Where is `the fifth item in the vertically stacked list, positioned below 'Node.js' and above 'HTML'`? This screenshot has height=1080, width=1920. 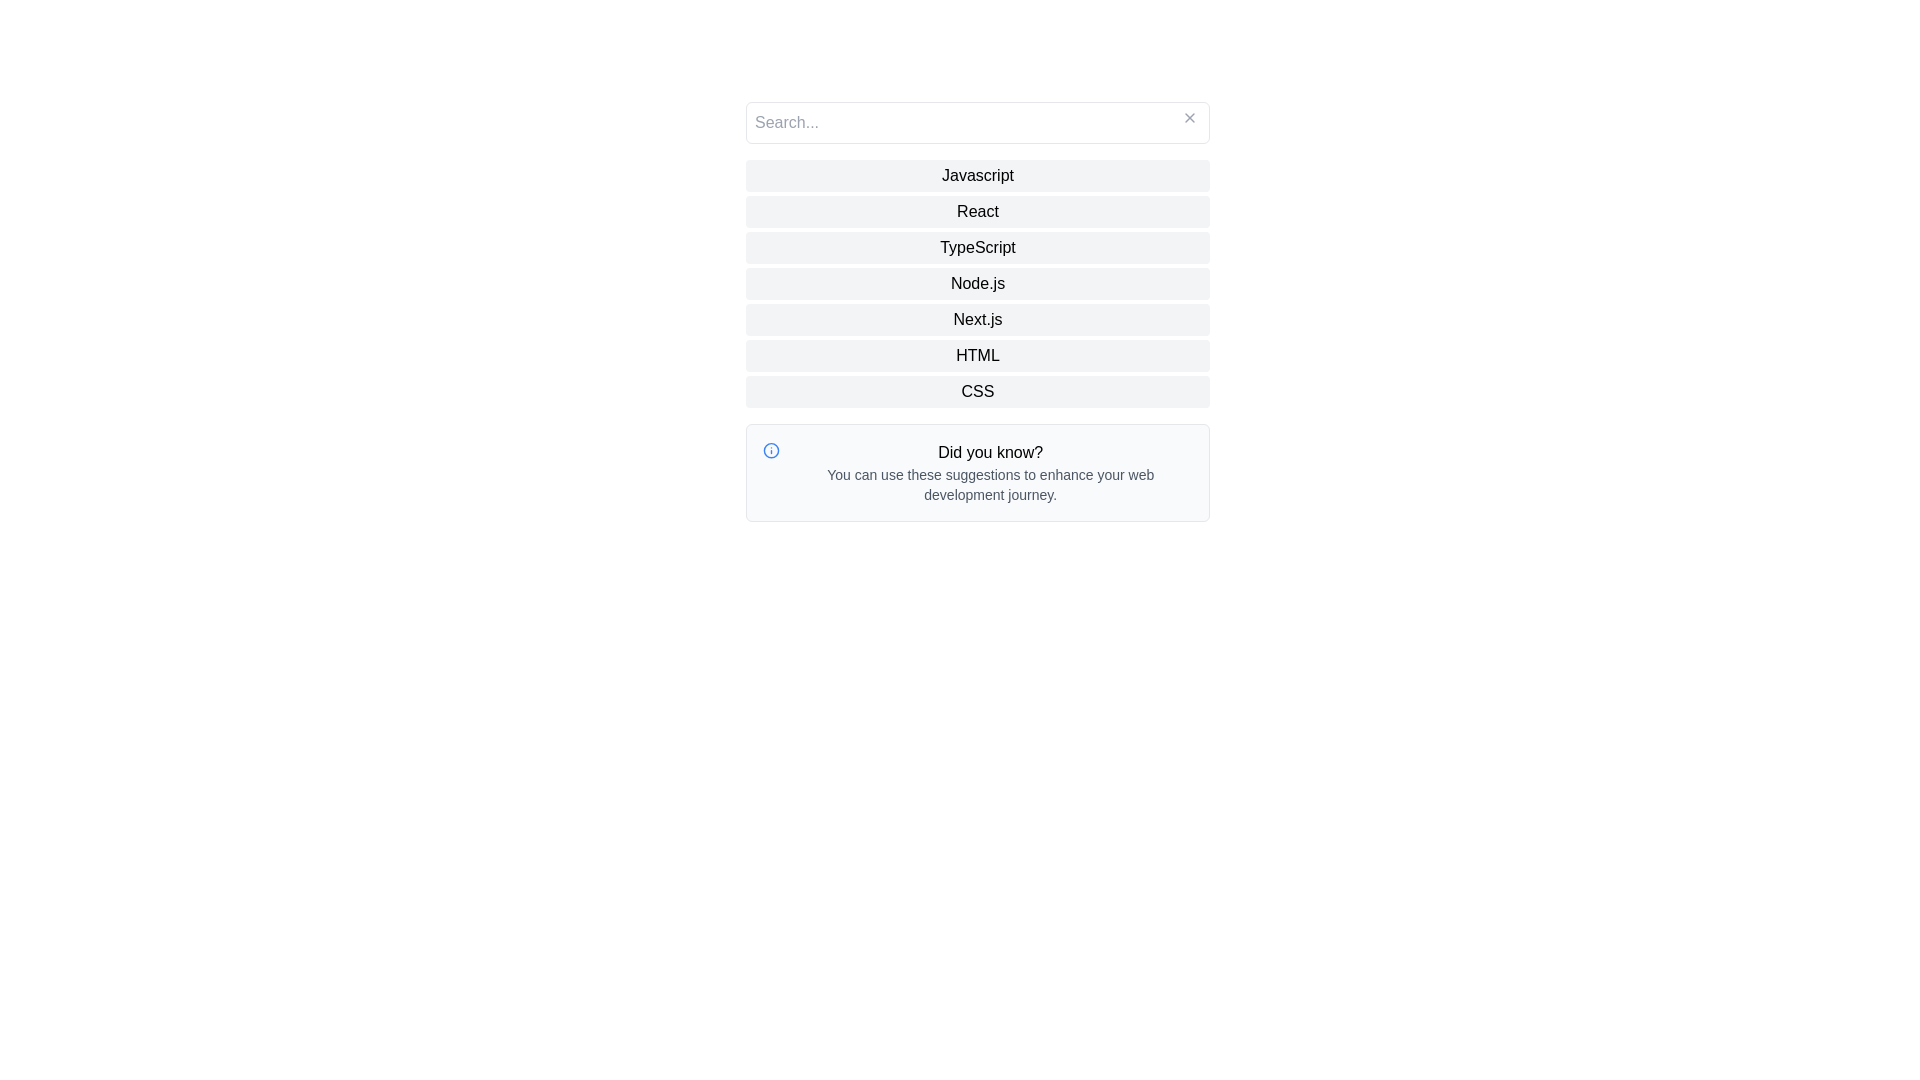
the fifth item in the vertically stacked list, positioned below 'Node.js' and above 'HTML' is located at coordinates (978, 312).